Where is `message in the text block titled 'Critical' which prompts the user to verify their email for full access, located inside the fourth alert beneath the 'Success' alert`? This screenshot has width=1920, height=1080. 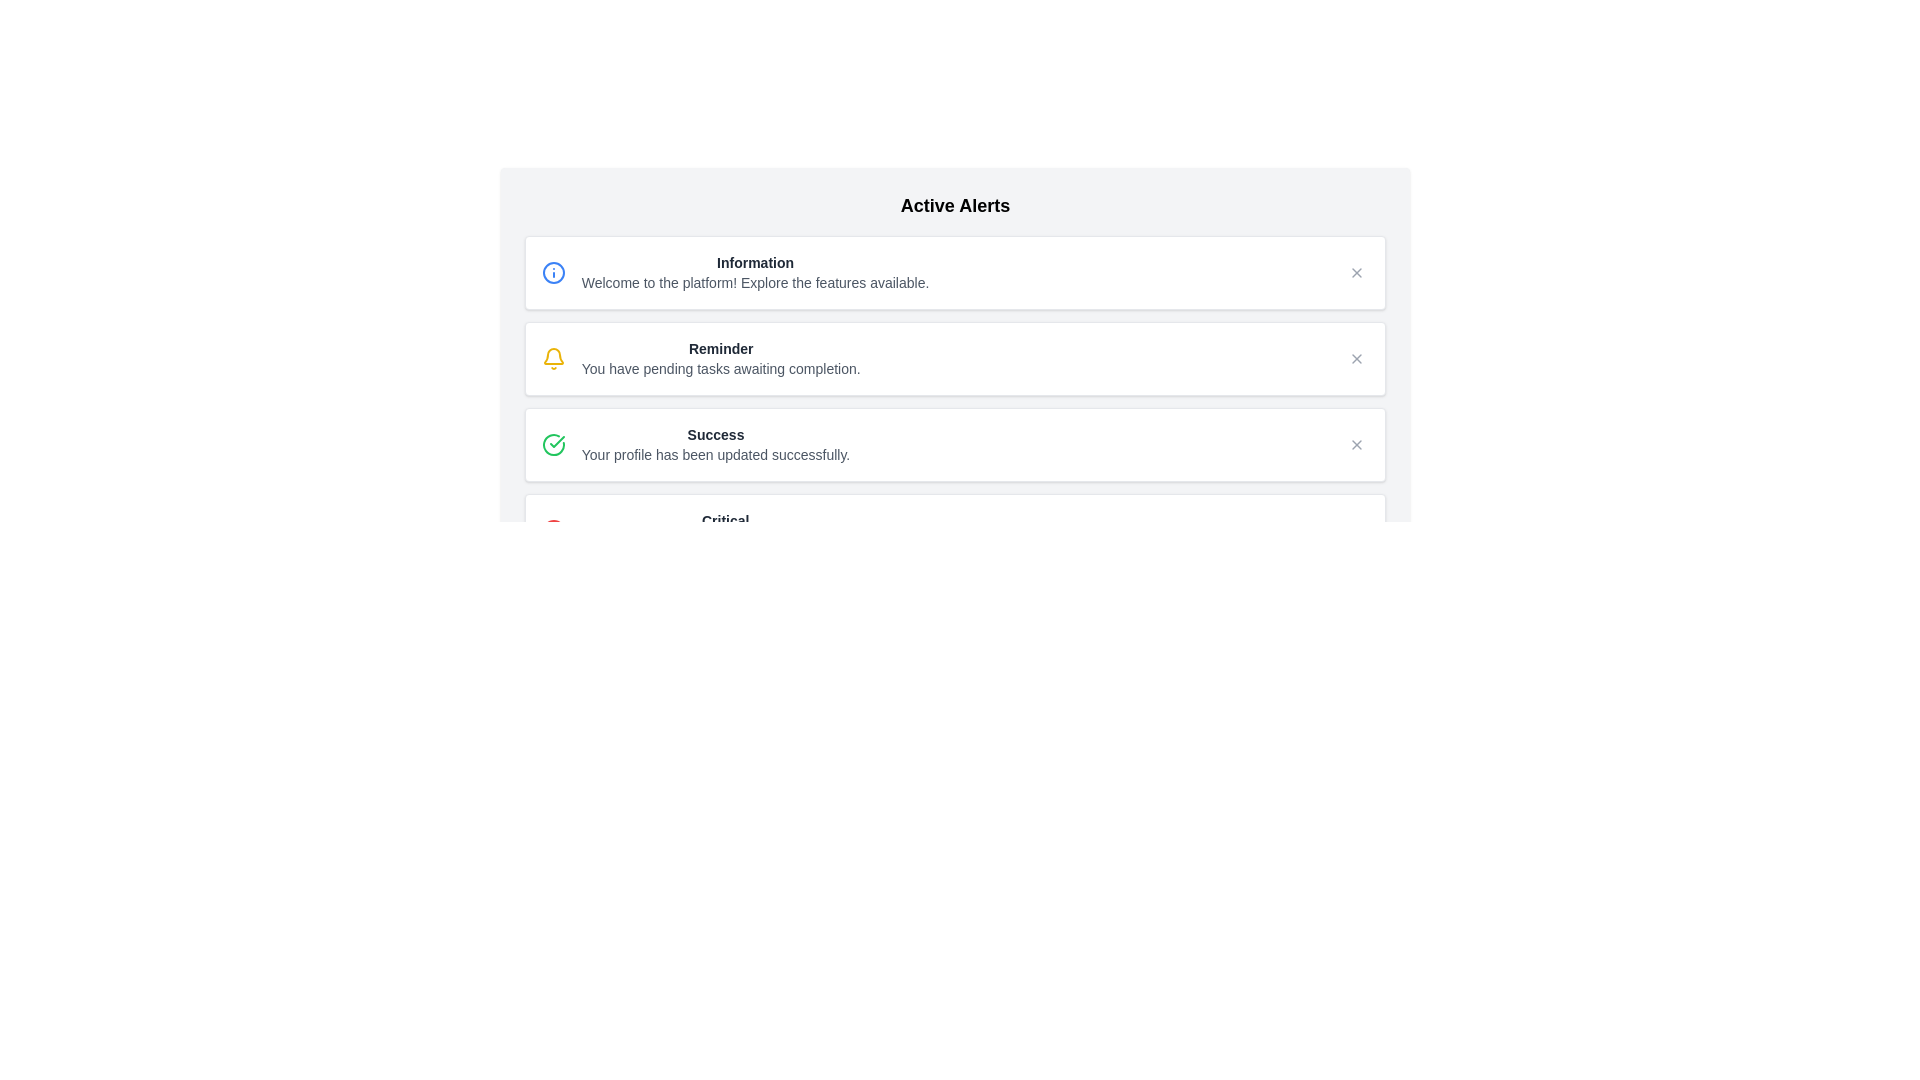 message in the text block titled 'Critical' which prompts the user to verify their email for full access, located inside the fourth alert beneath the 'Success' alert is located at coordinates (724, 530).